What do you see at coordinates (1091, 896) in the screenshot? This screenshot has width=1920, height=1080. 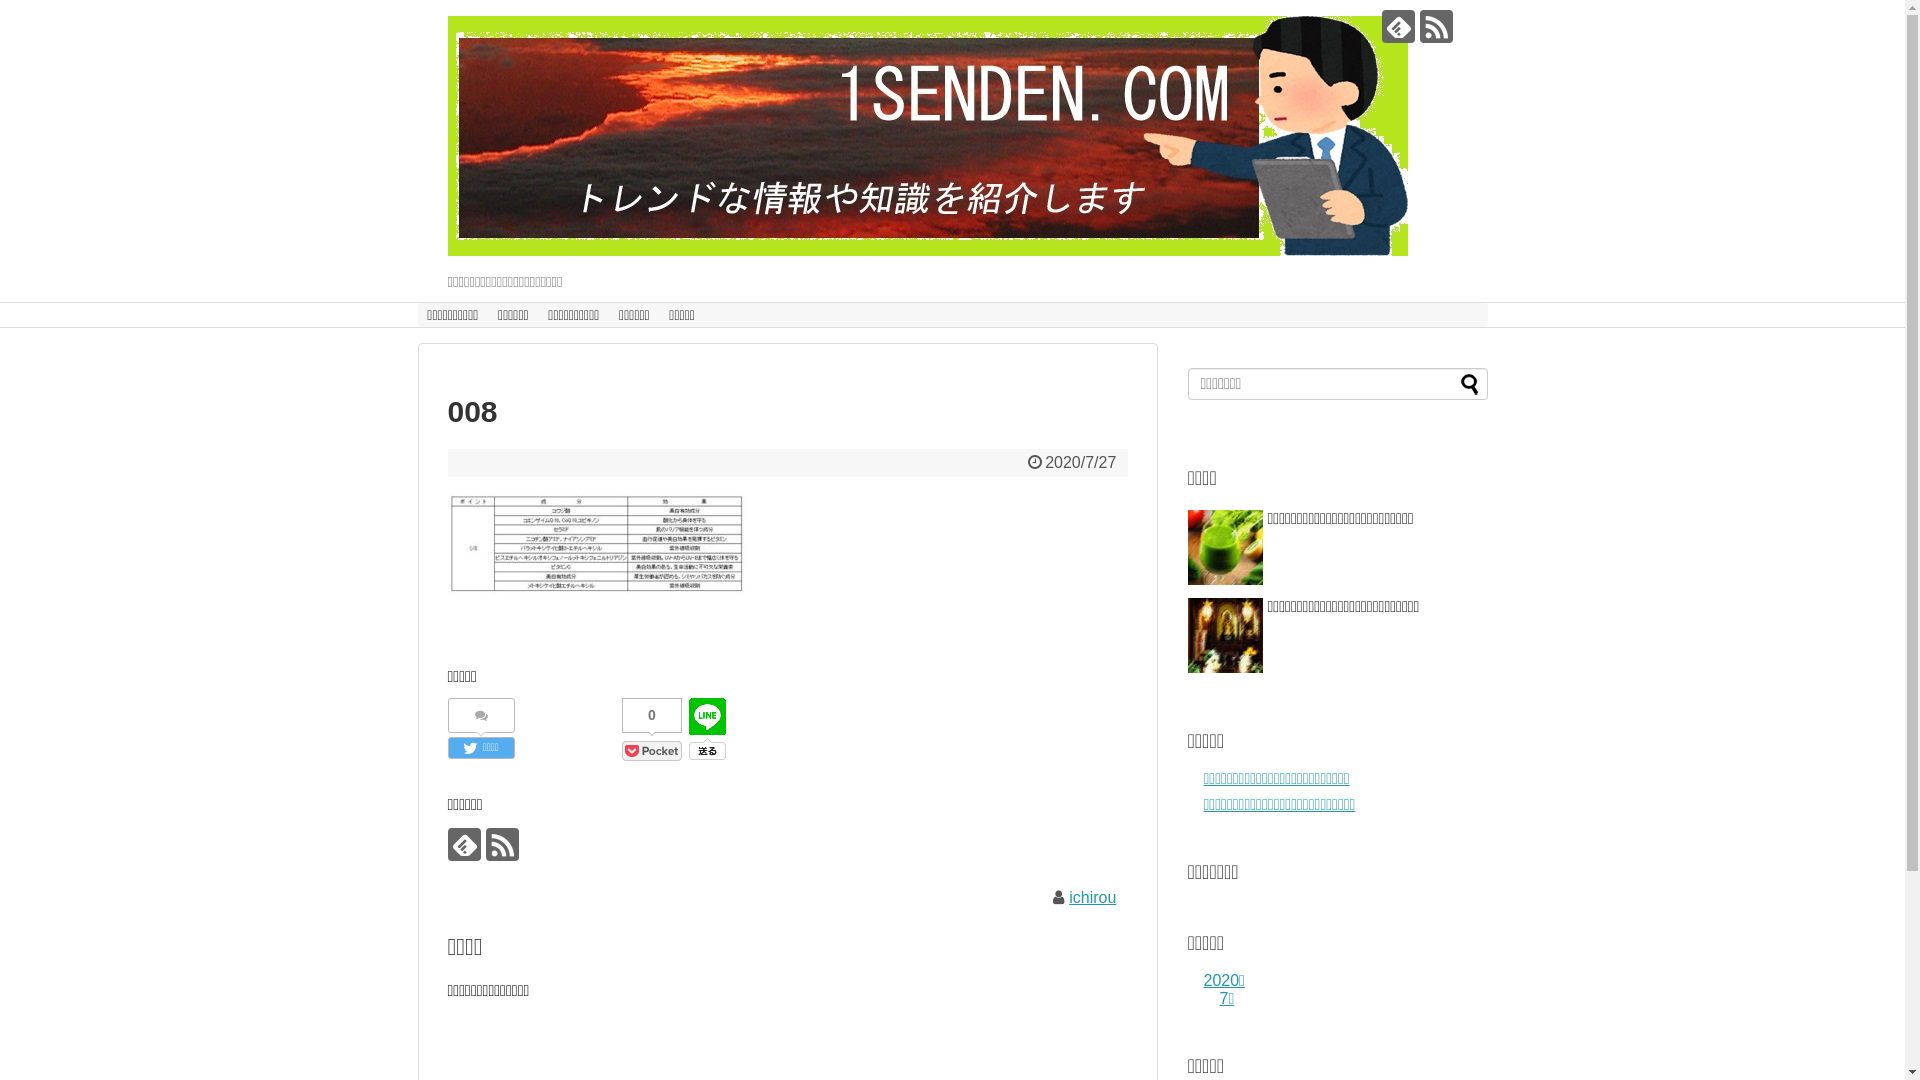 I see `'ichirou'` at bounding box center [1091, 896].